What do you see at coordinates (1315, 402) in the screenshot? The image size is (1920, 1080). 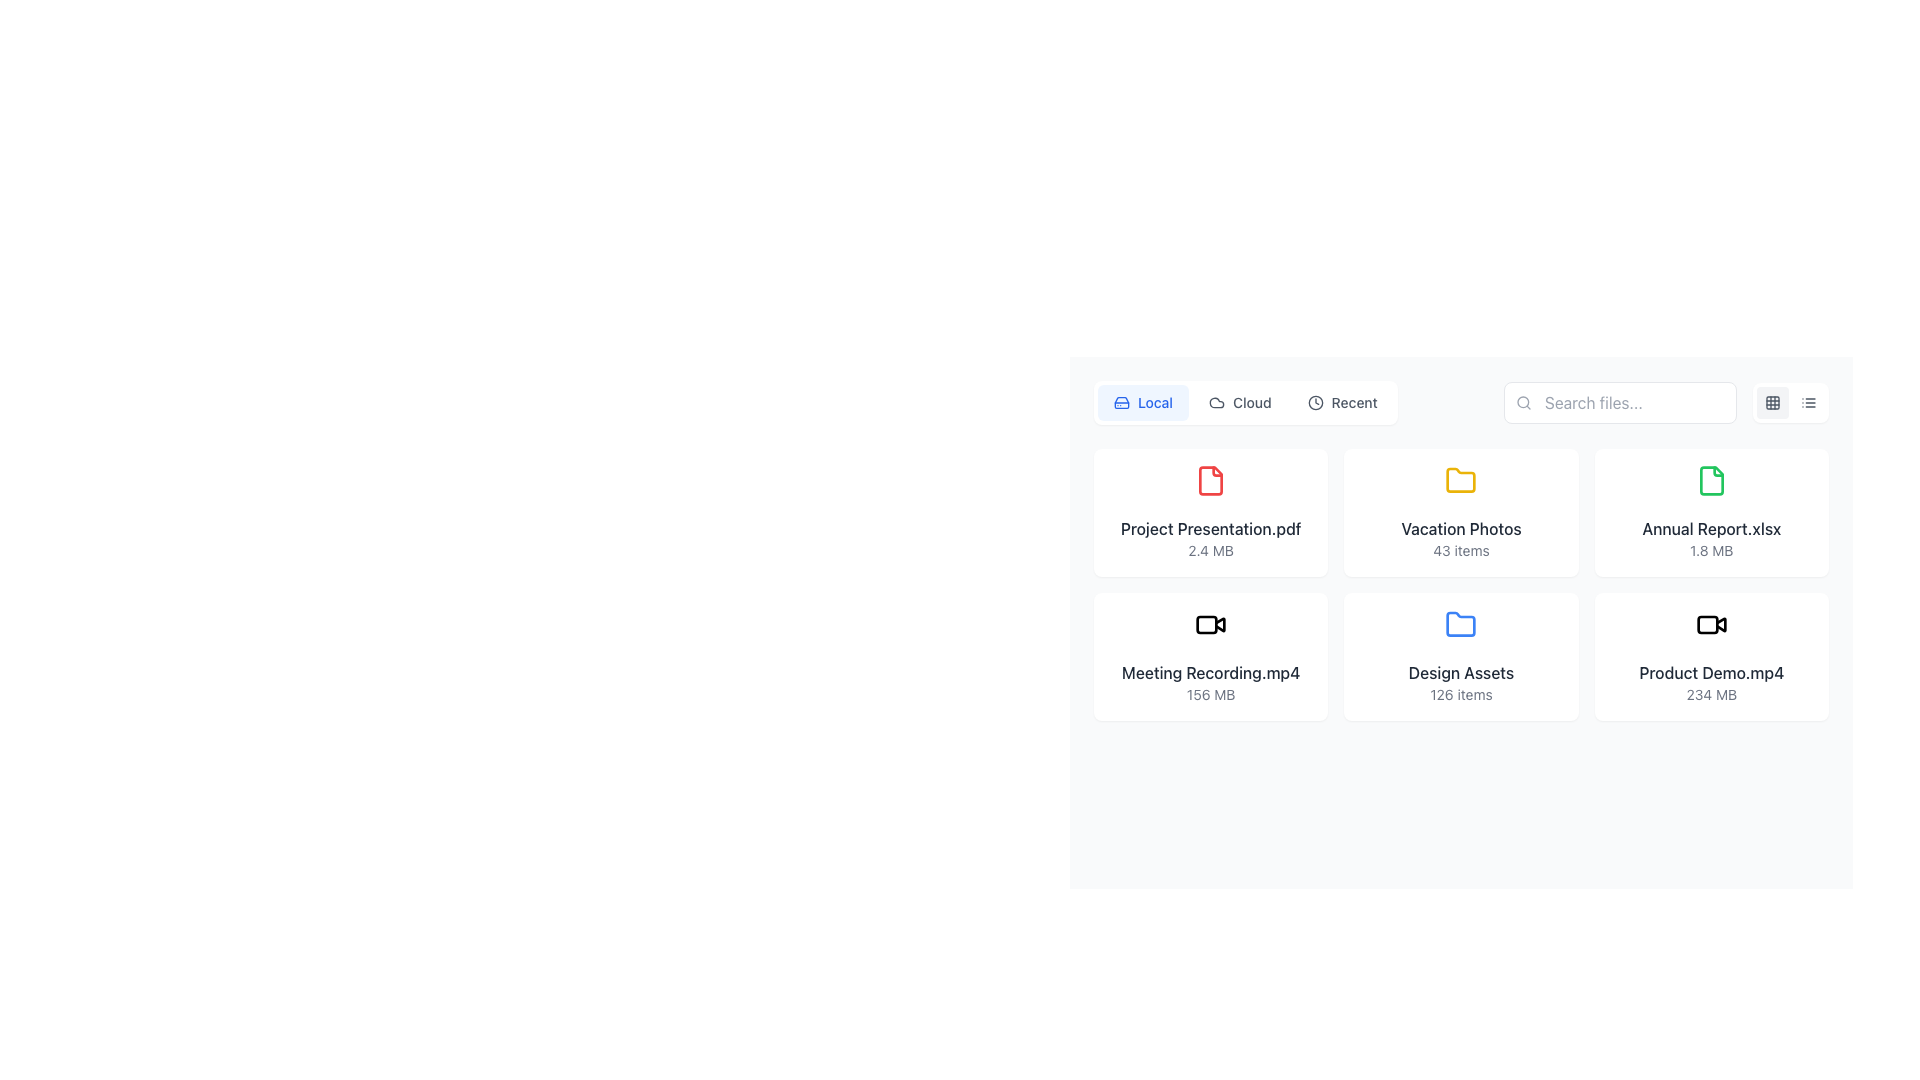 I see `the filled circular graphic component within the clock icon located near the top-right of the file interface, next to the column headers` at bounding box center [1315, 402].